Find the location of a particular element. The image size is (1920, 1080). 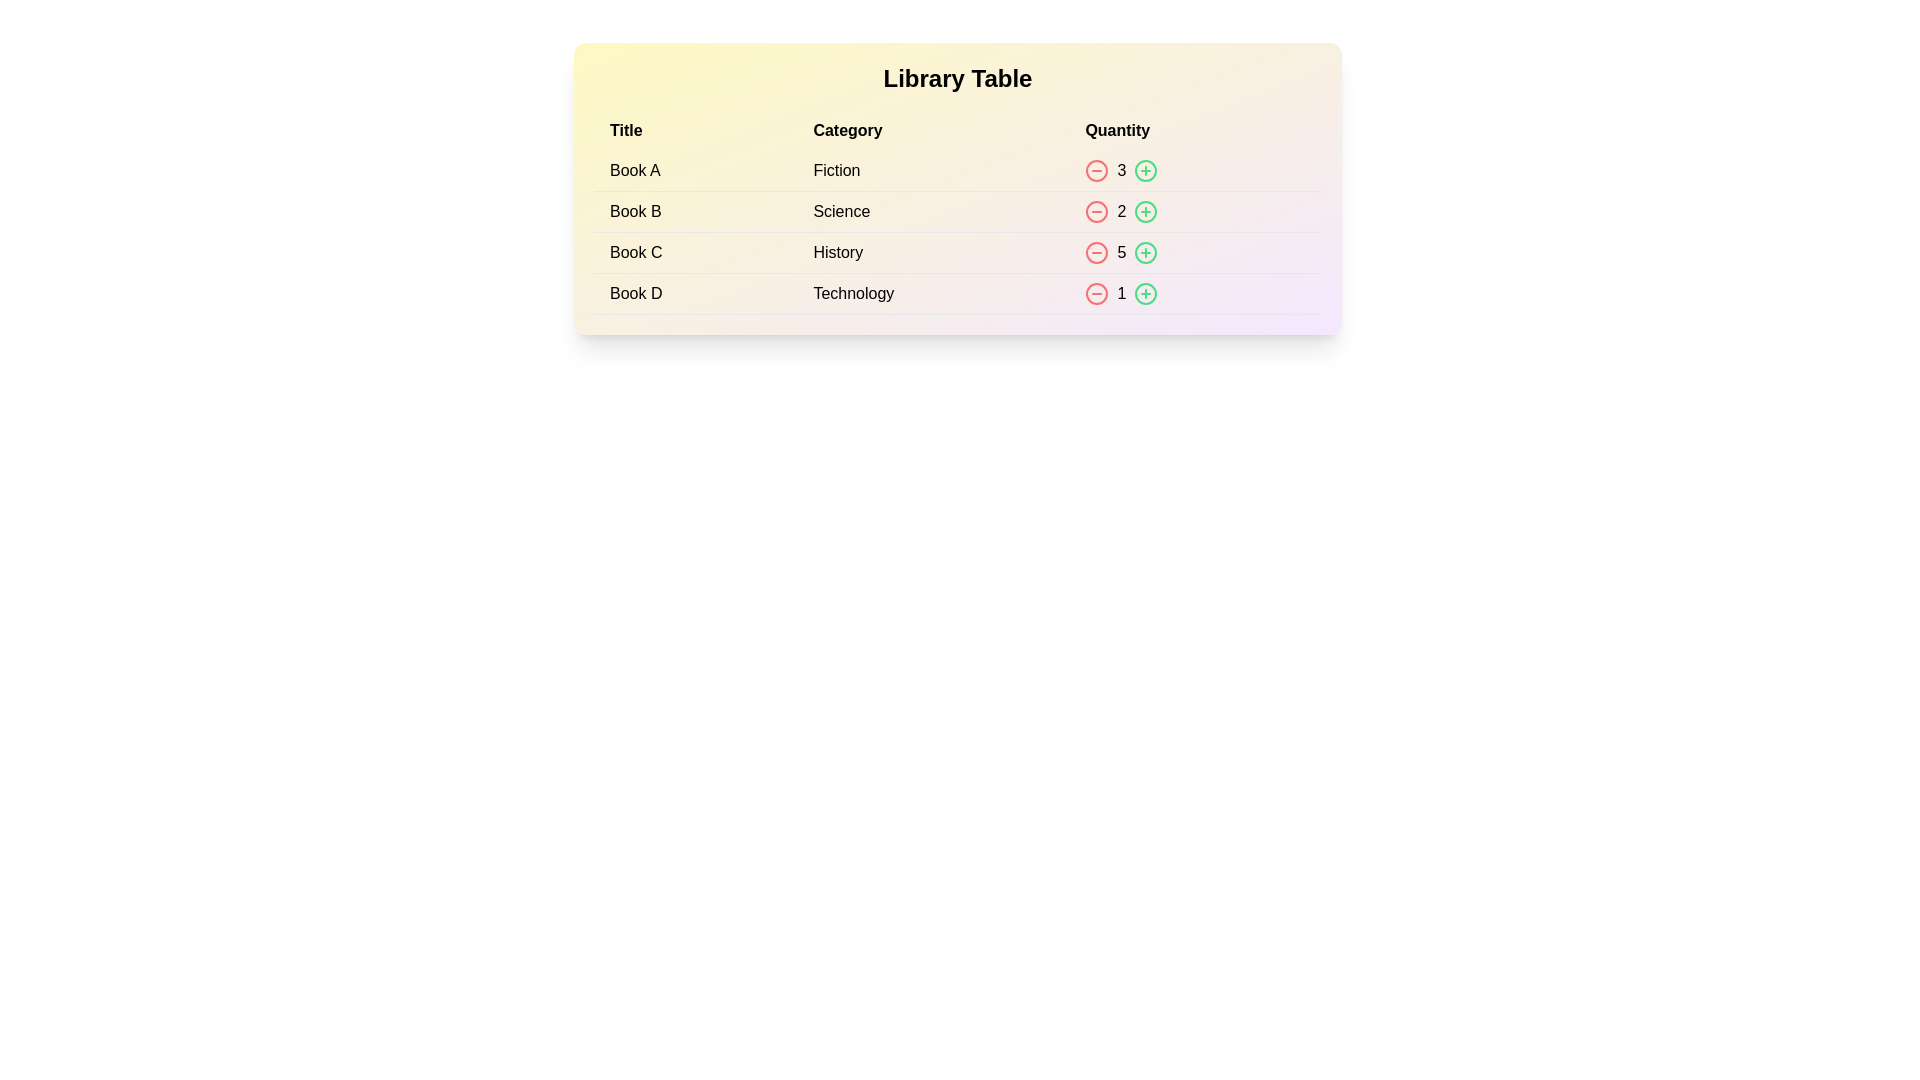

red minus button next to the book titled 'Book B' to decrease its quantity is located at coordinates (1096, 212).